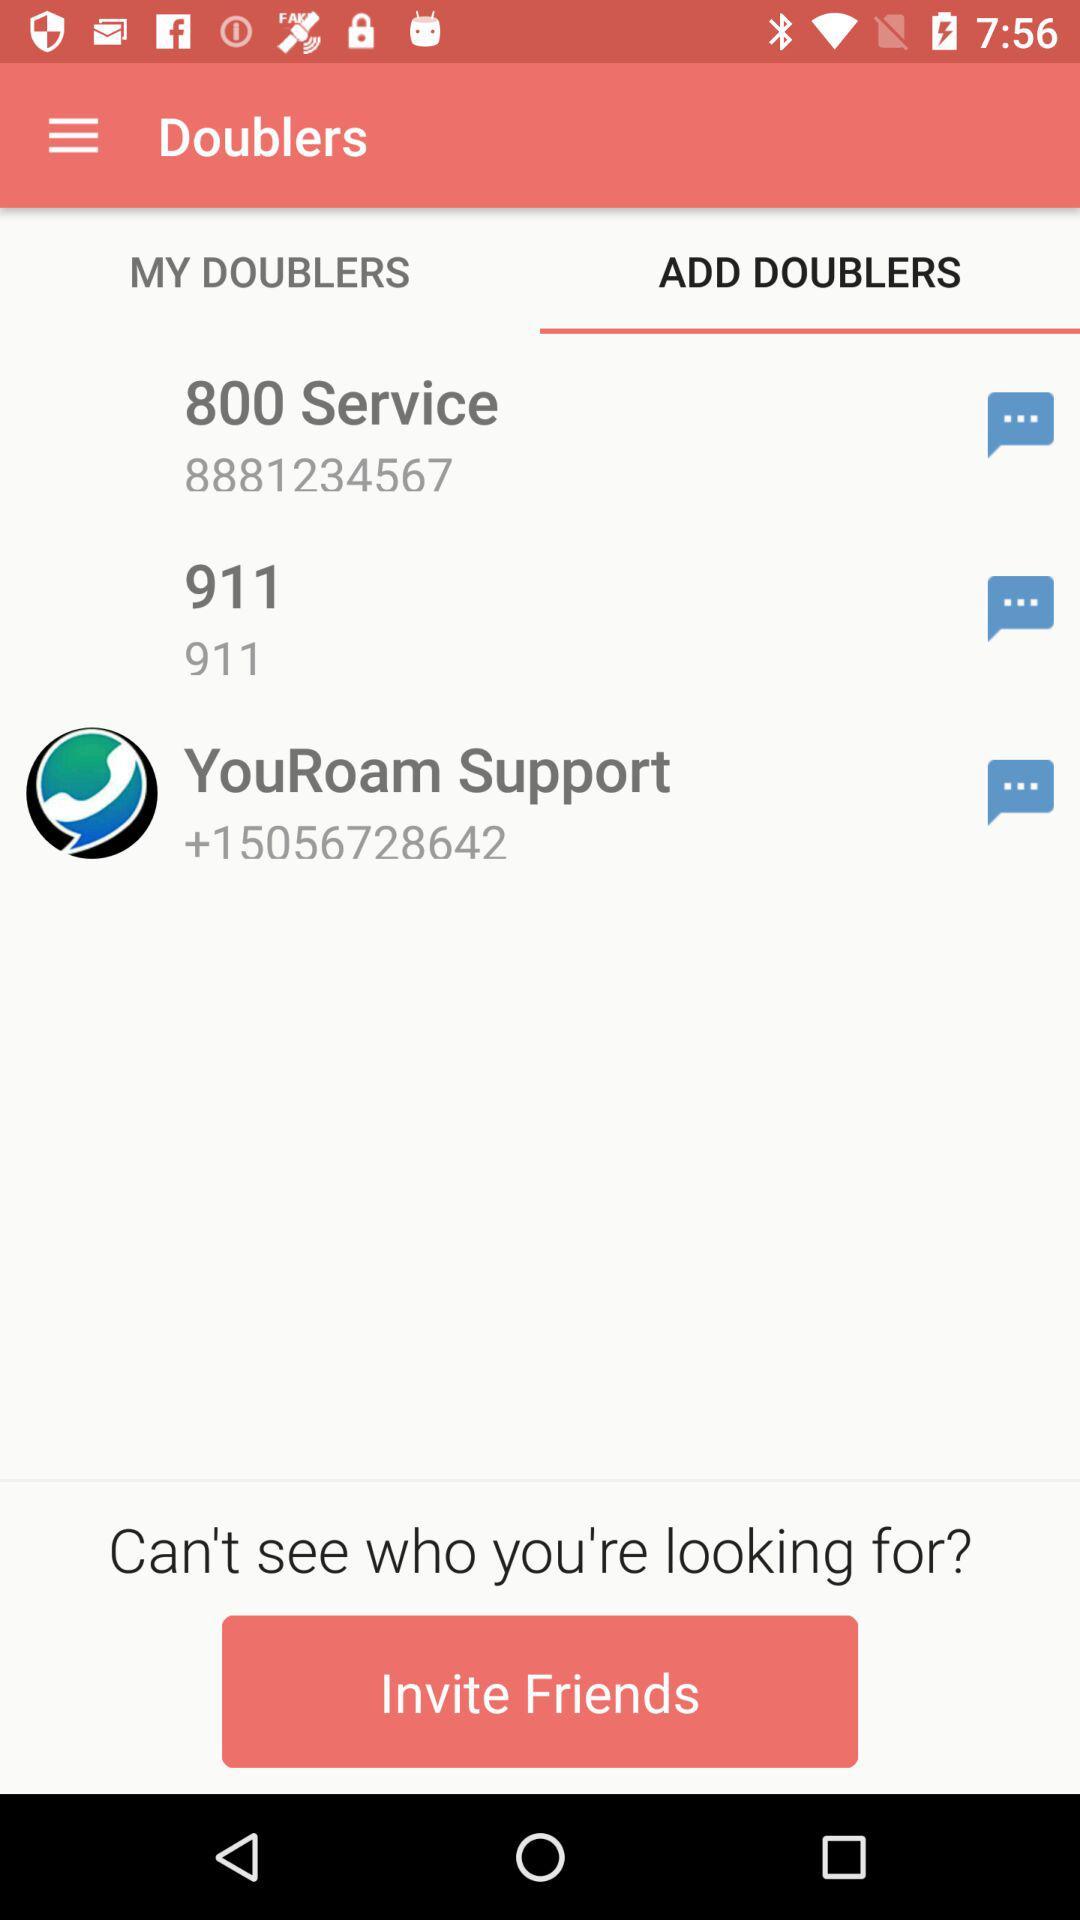 This screenshot has width=1080, height=1920. What do you see at coordinates (1020, 424) in the screenshot?
I see `item to the right of the 800 service icon` at bounding box center [1020, 424].